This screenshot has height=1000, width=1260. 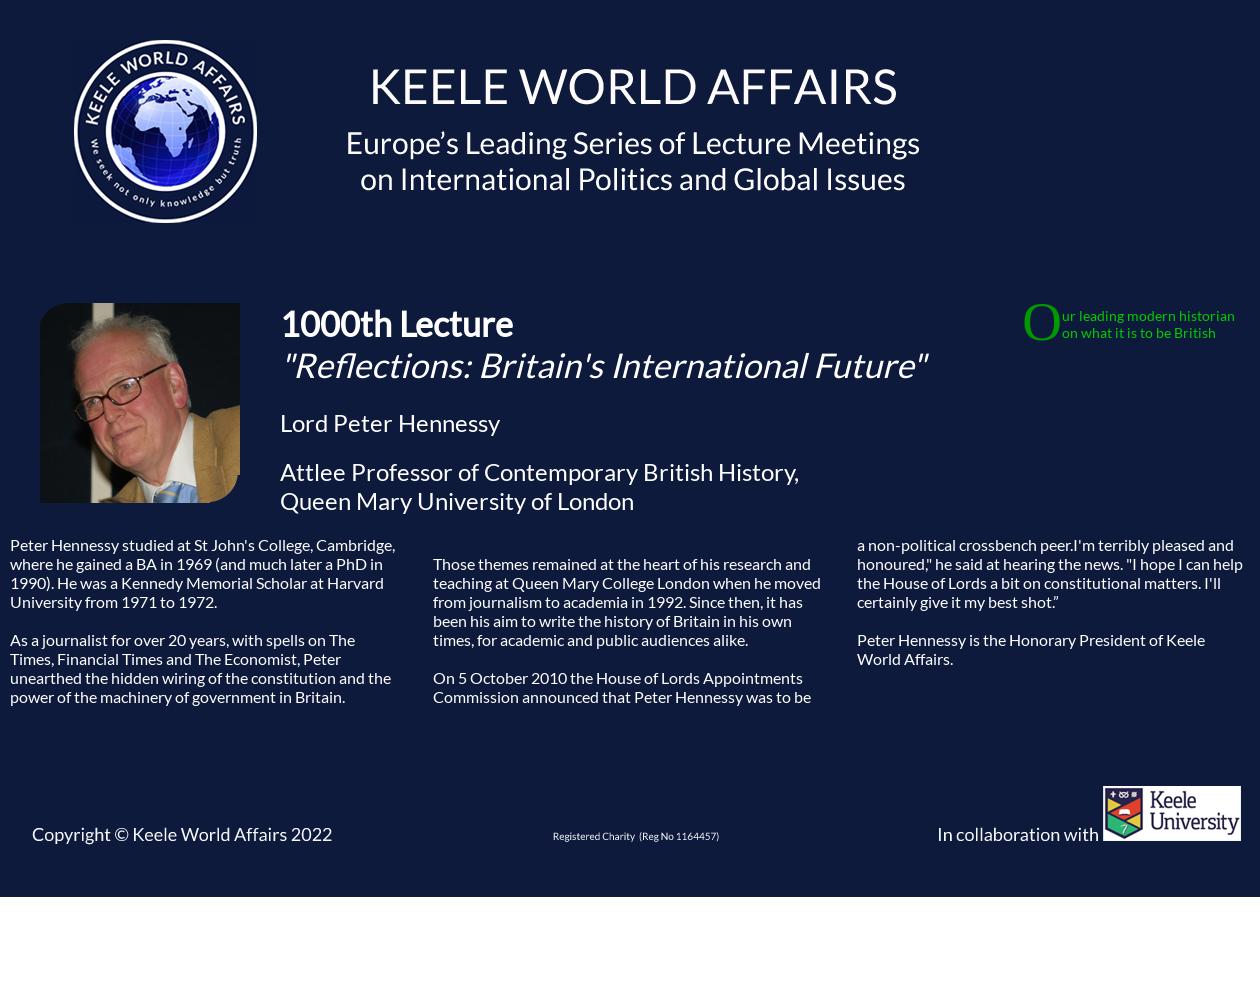 I want to click on 'Those themes remained at the heart of his research and teaching at Queen Mary College London when he moved from journalism to academia in 1992. Since then, it has been his aim to write the history of Britain in his own times, for academic and public audiences alike.', so click(x=626, y=599).